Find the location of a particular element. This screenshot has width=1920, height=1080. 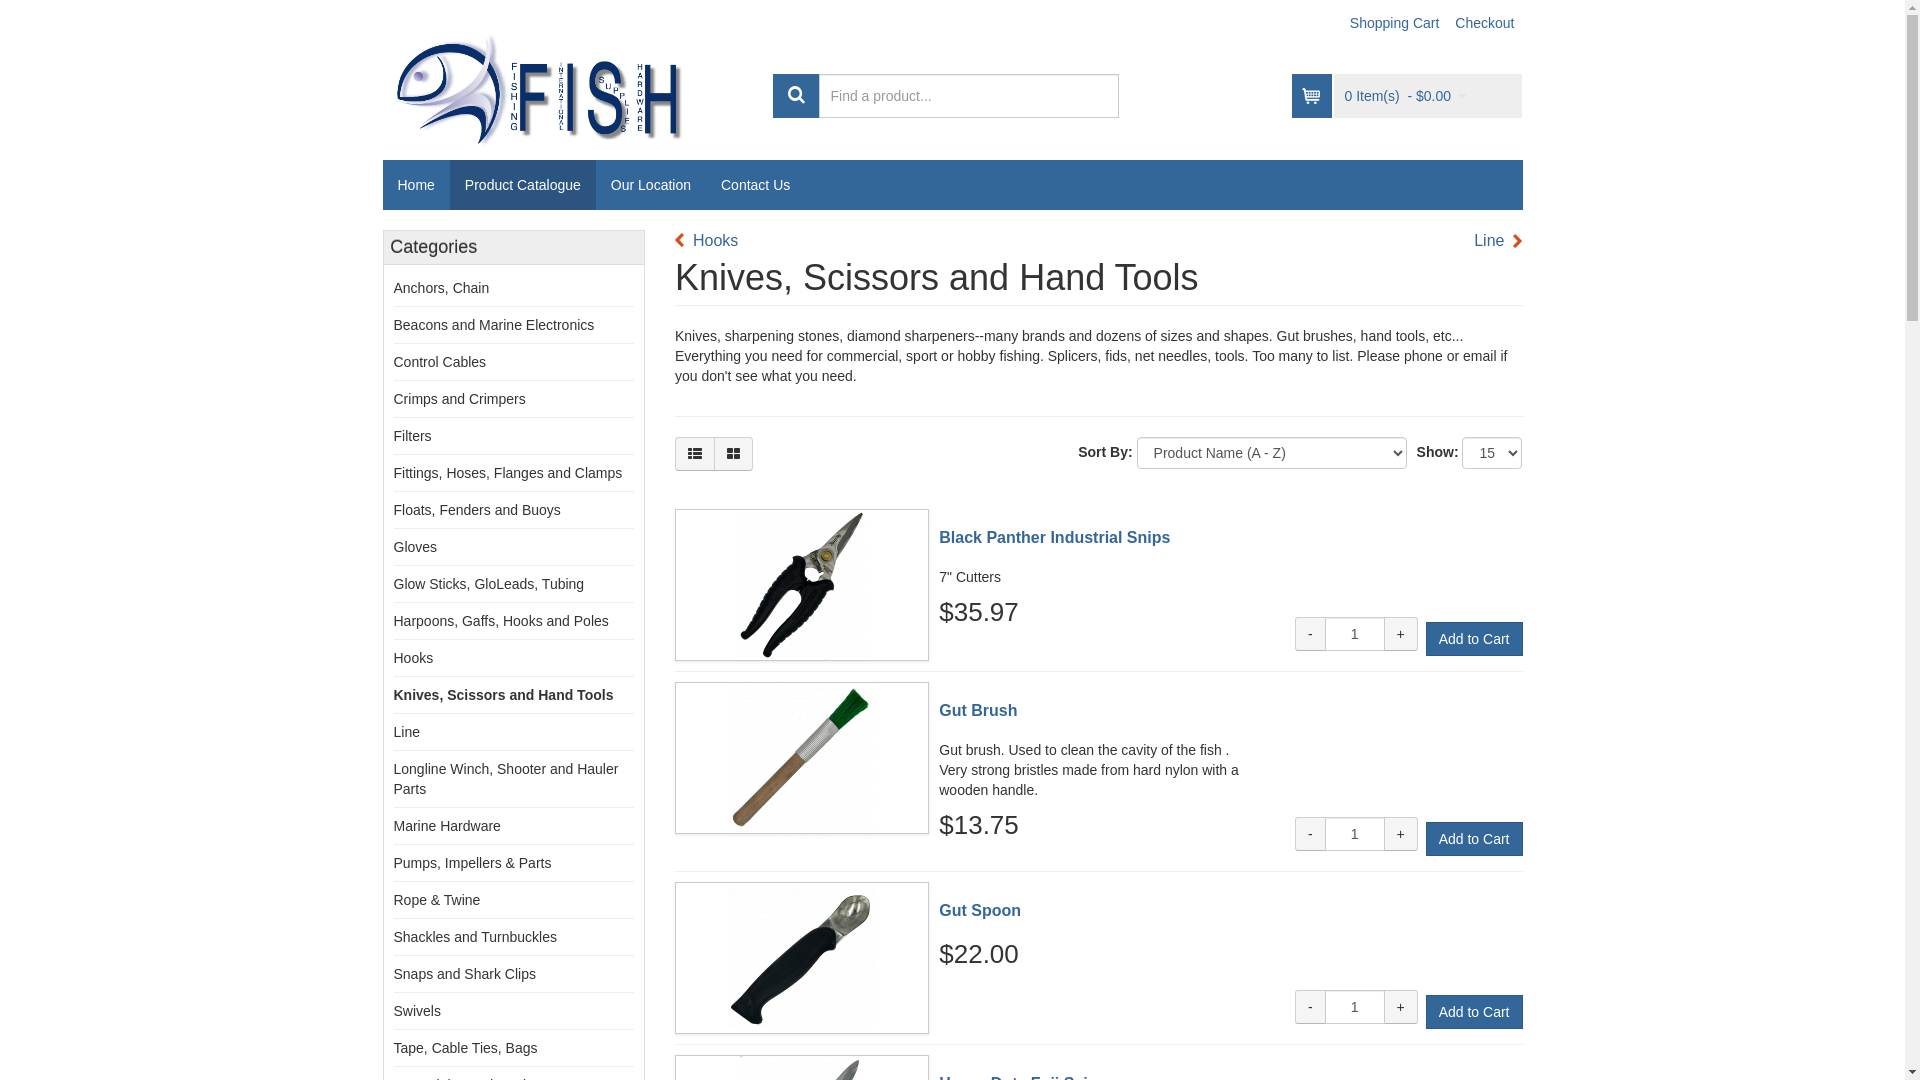

'Pumps, Impellers & Parts' is located at coordinates (472, 862).